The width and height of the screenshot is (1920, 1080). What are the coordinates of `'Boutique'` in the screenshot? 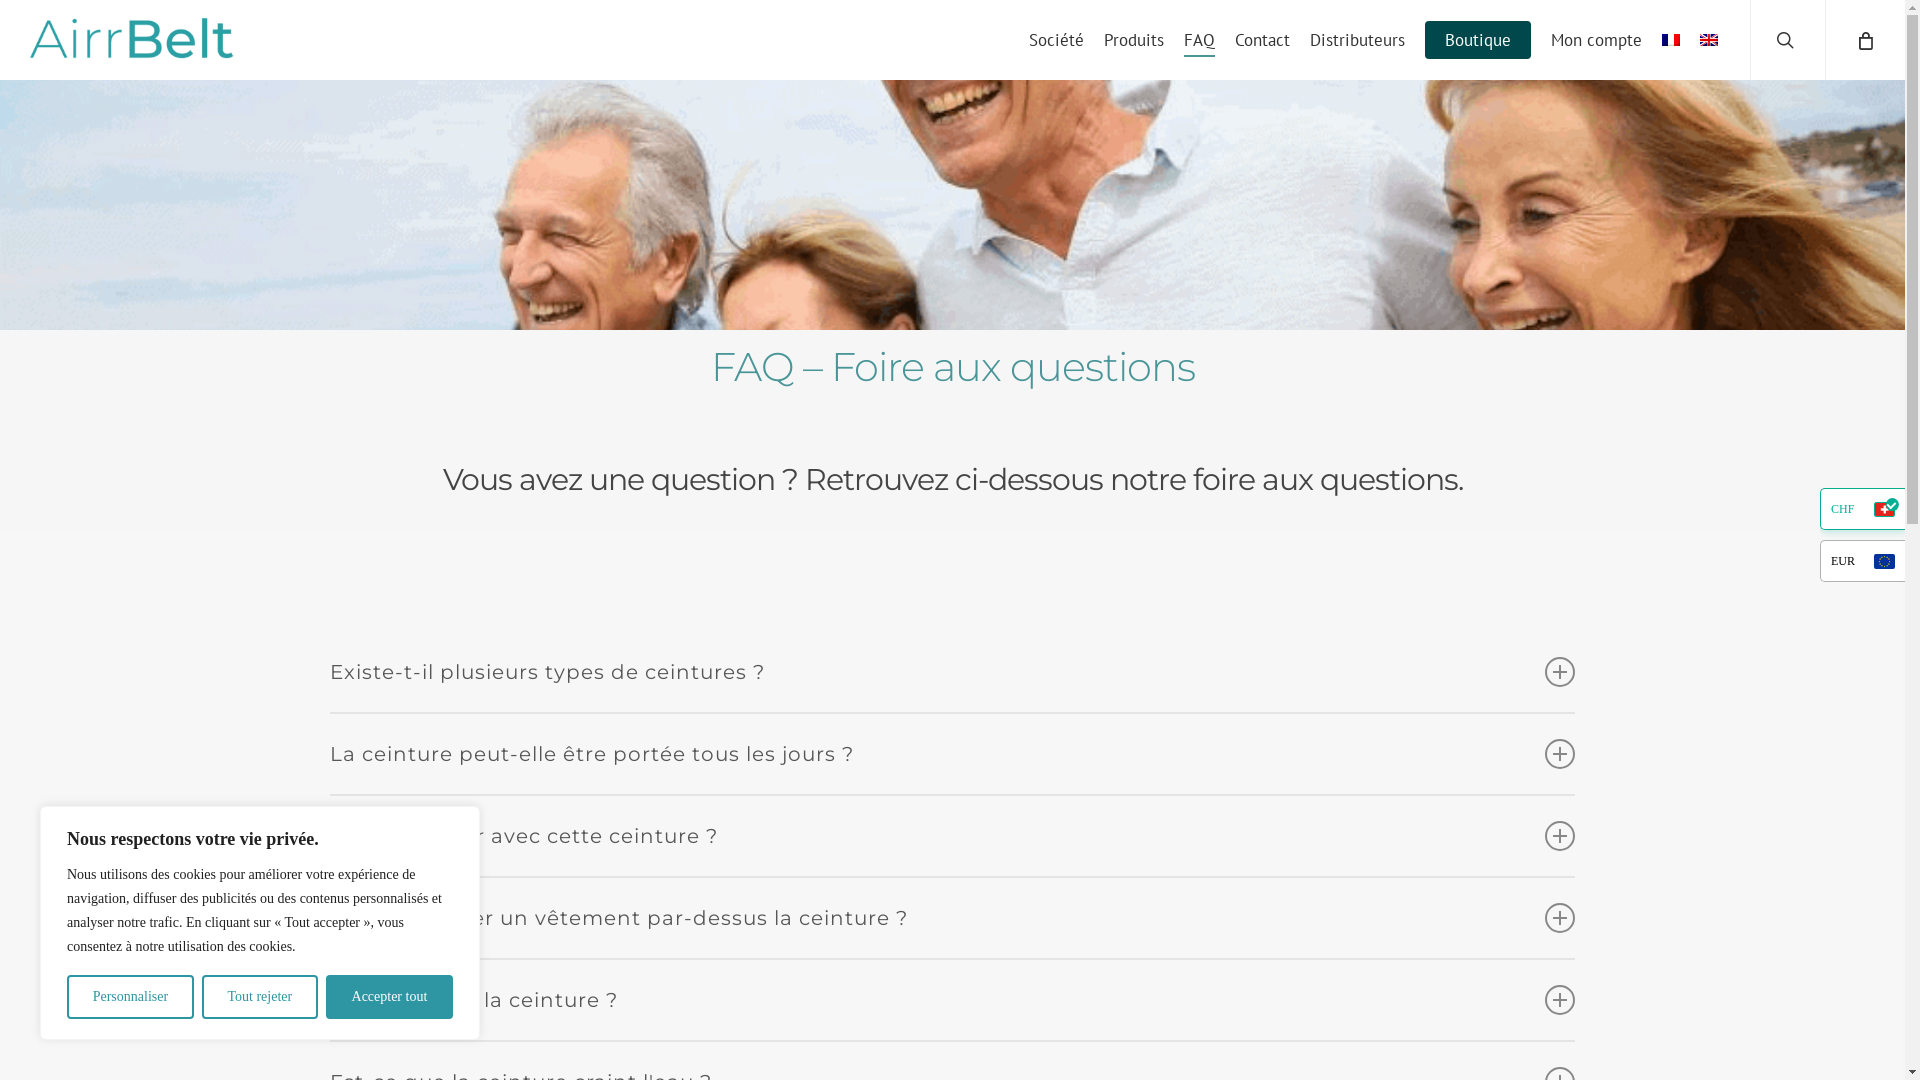 It's located at (1478, 39).